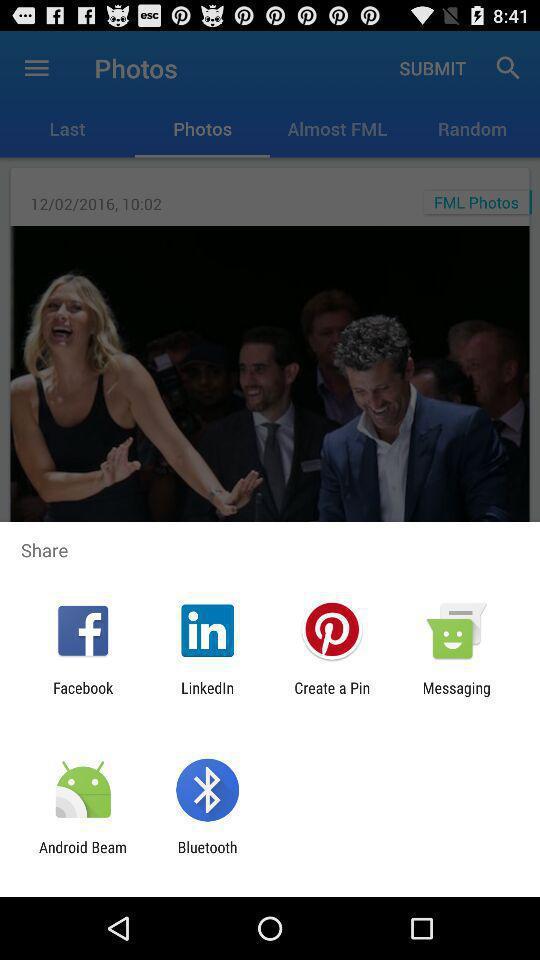  What do you see at coordinates (82, 855) in the screenshot?
I see `android beam item` at bounding box center [82, 855].